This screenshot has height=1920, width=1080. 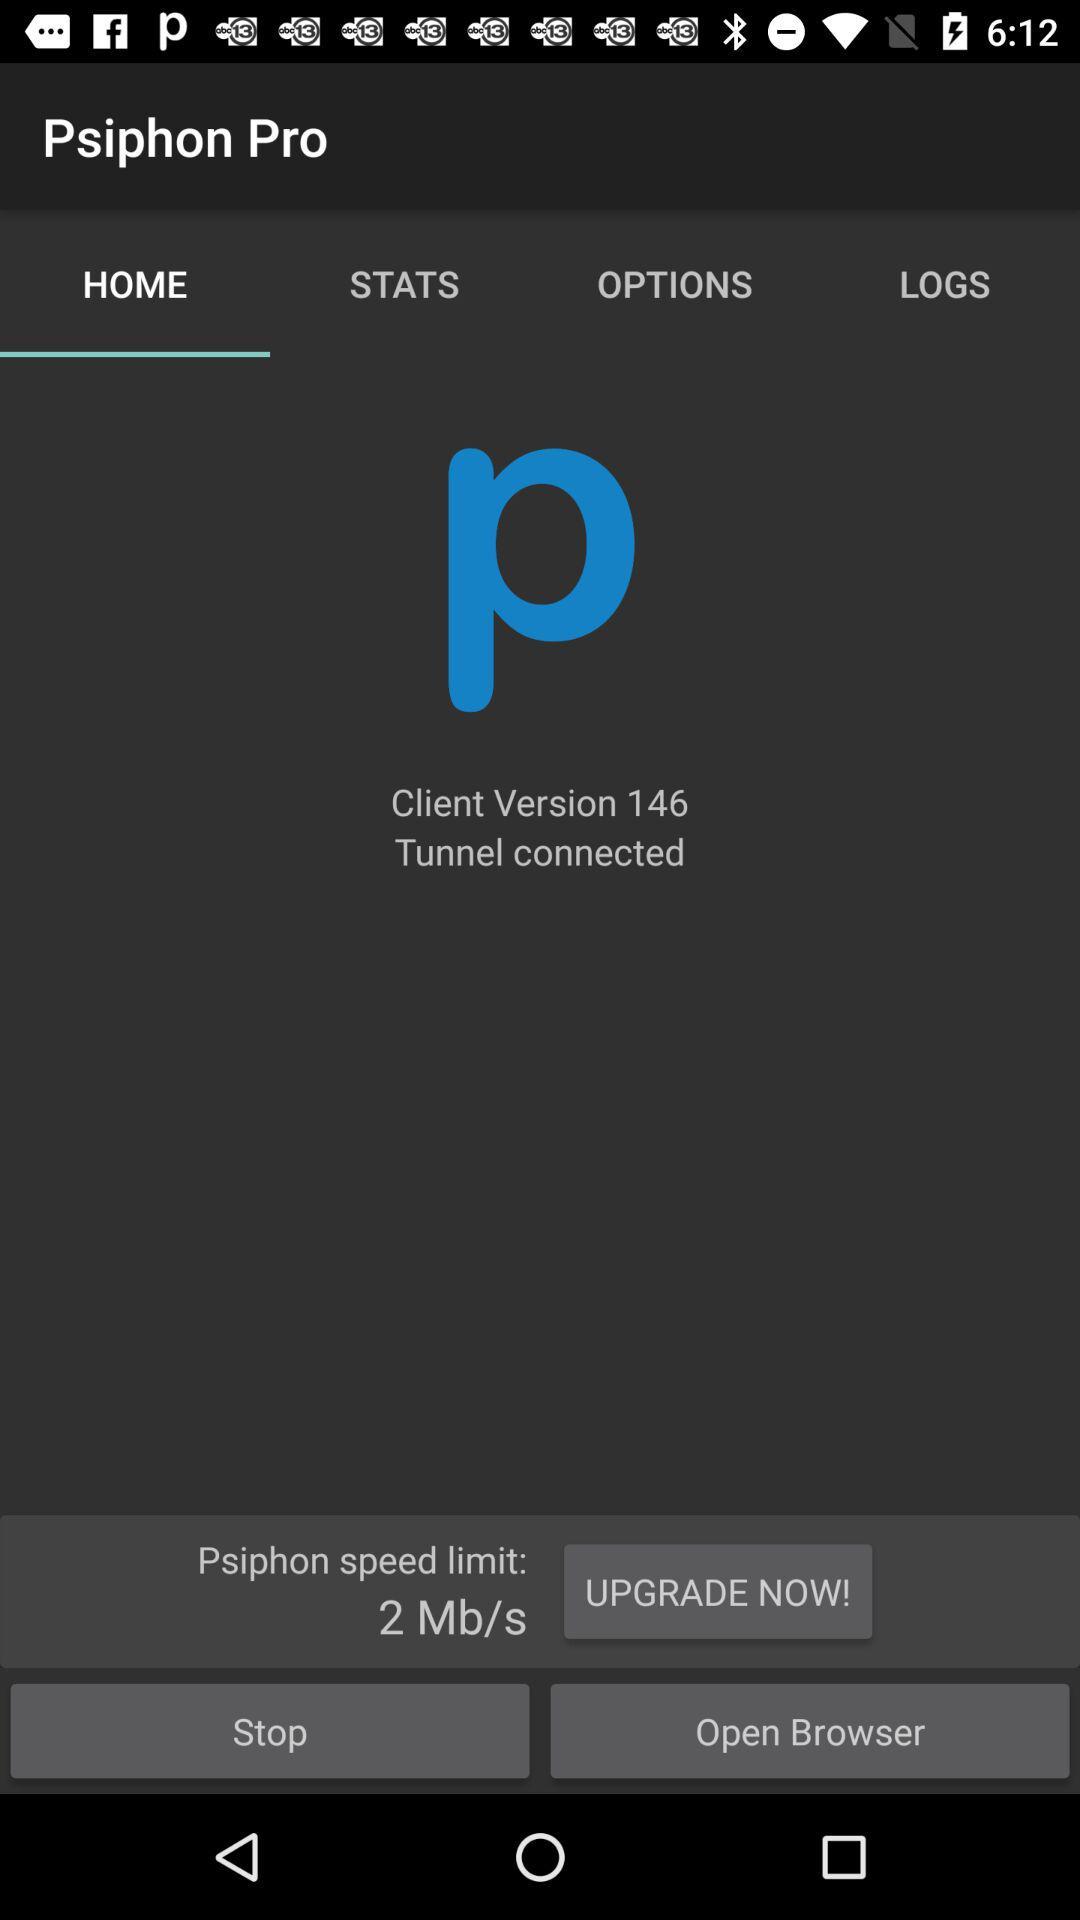 I want to click on the open browser button, so click(x=810, y=1730).